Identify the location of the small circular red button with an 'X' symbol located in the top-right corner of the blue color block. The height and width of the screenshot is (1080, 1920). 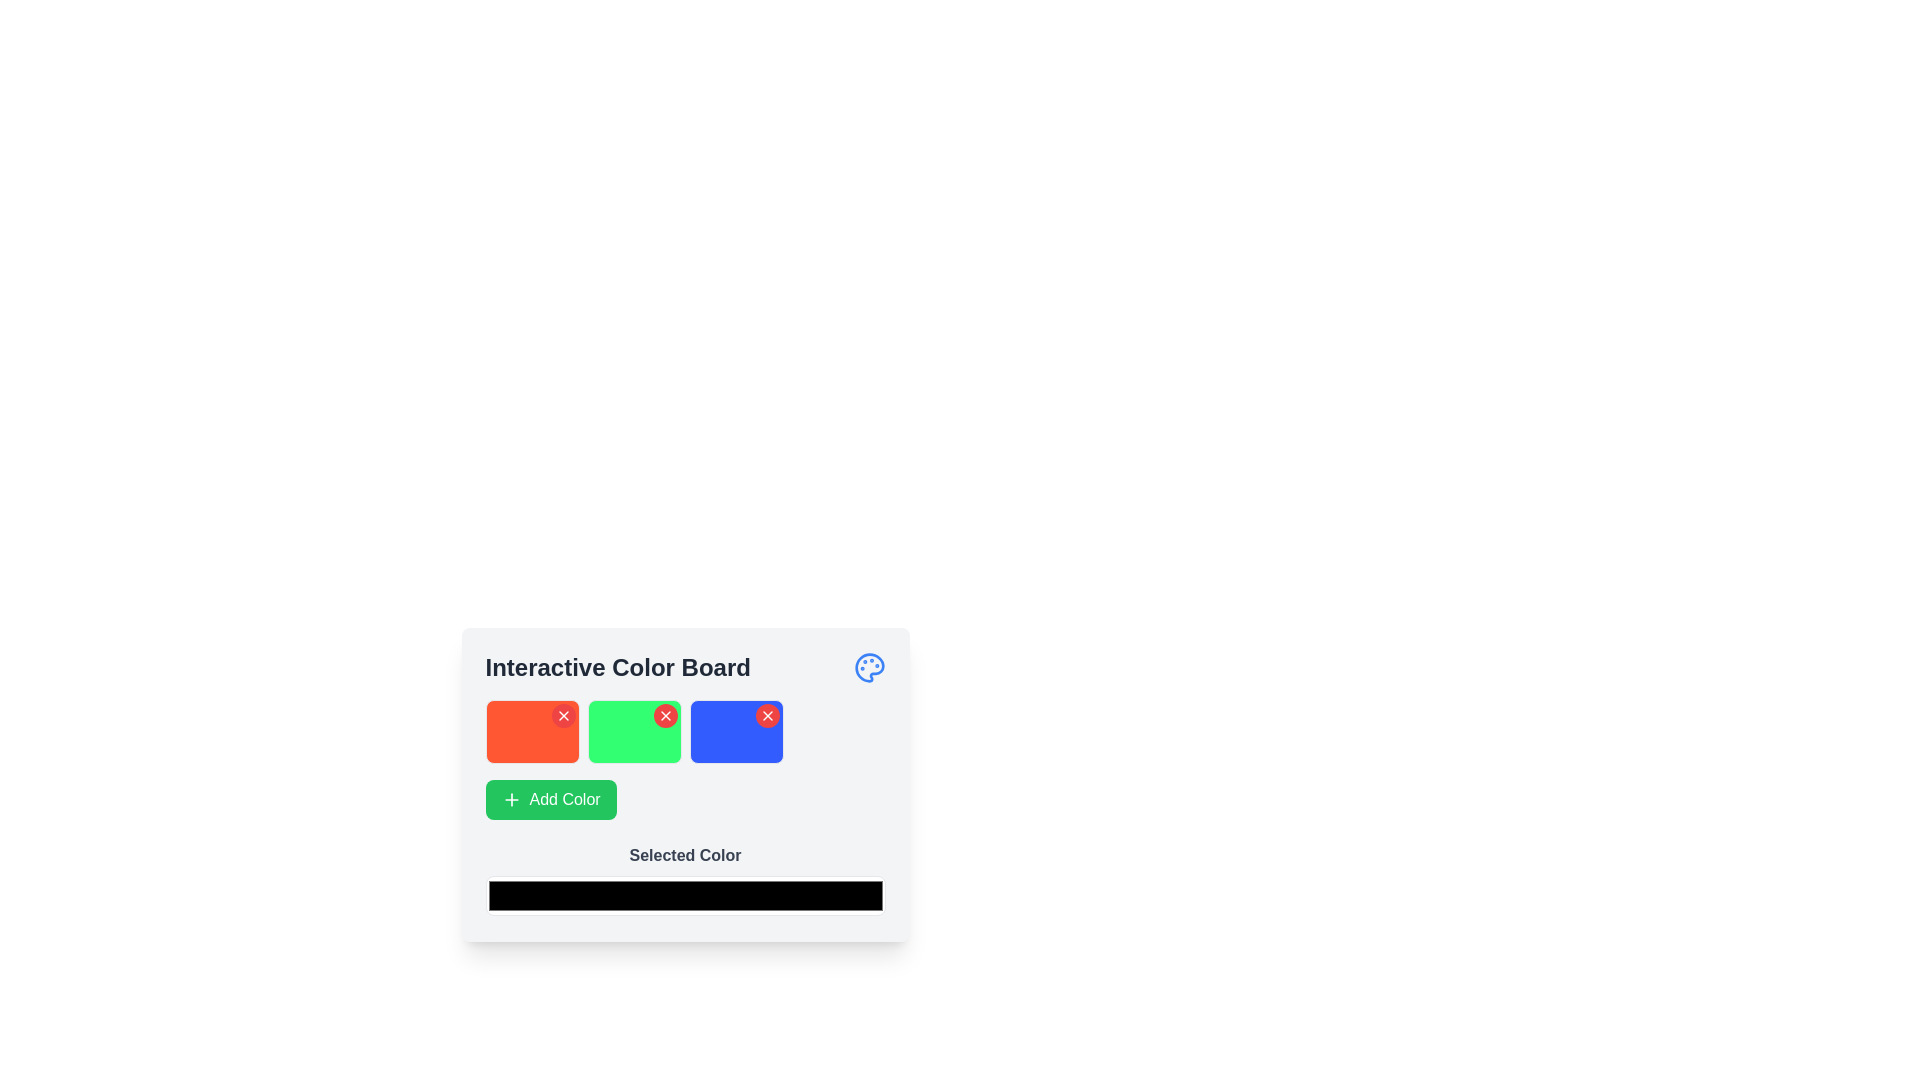
(766, 715).